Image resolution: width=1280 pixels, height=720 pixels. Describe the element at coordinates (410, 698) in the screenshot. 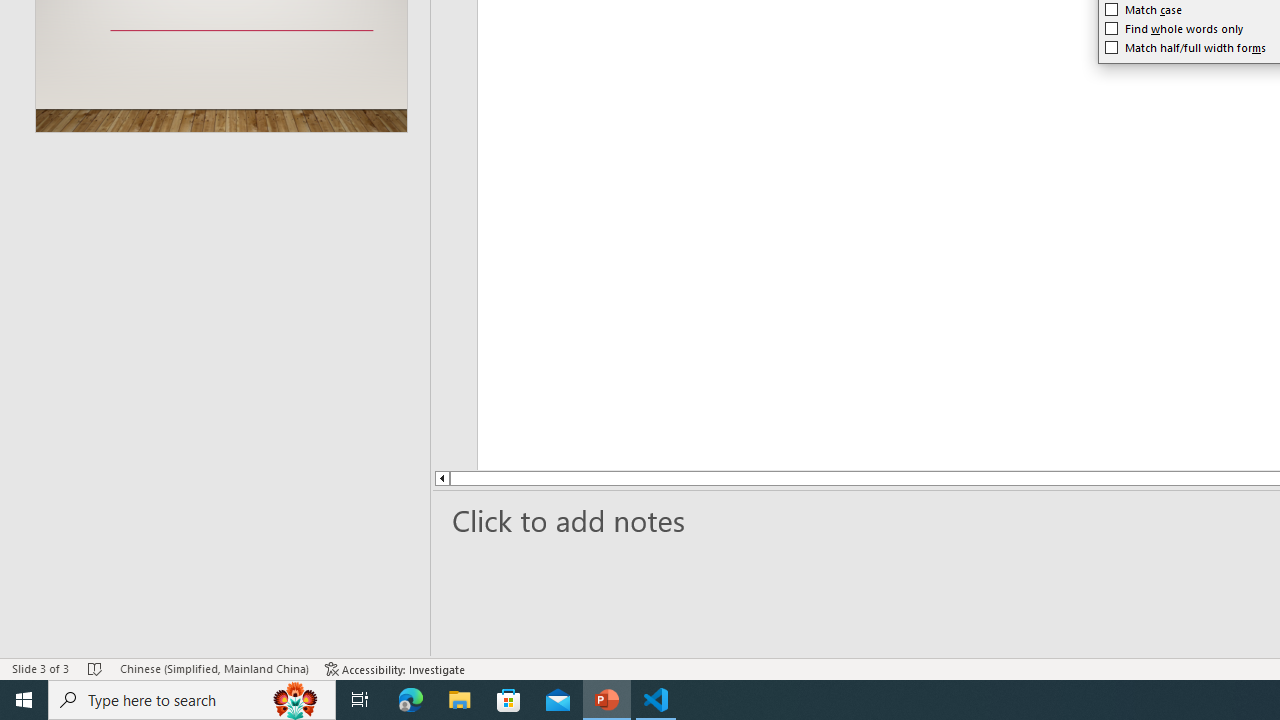

I see `'Microsoft Edge'` at that location.